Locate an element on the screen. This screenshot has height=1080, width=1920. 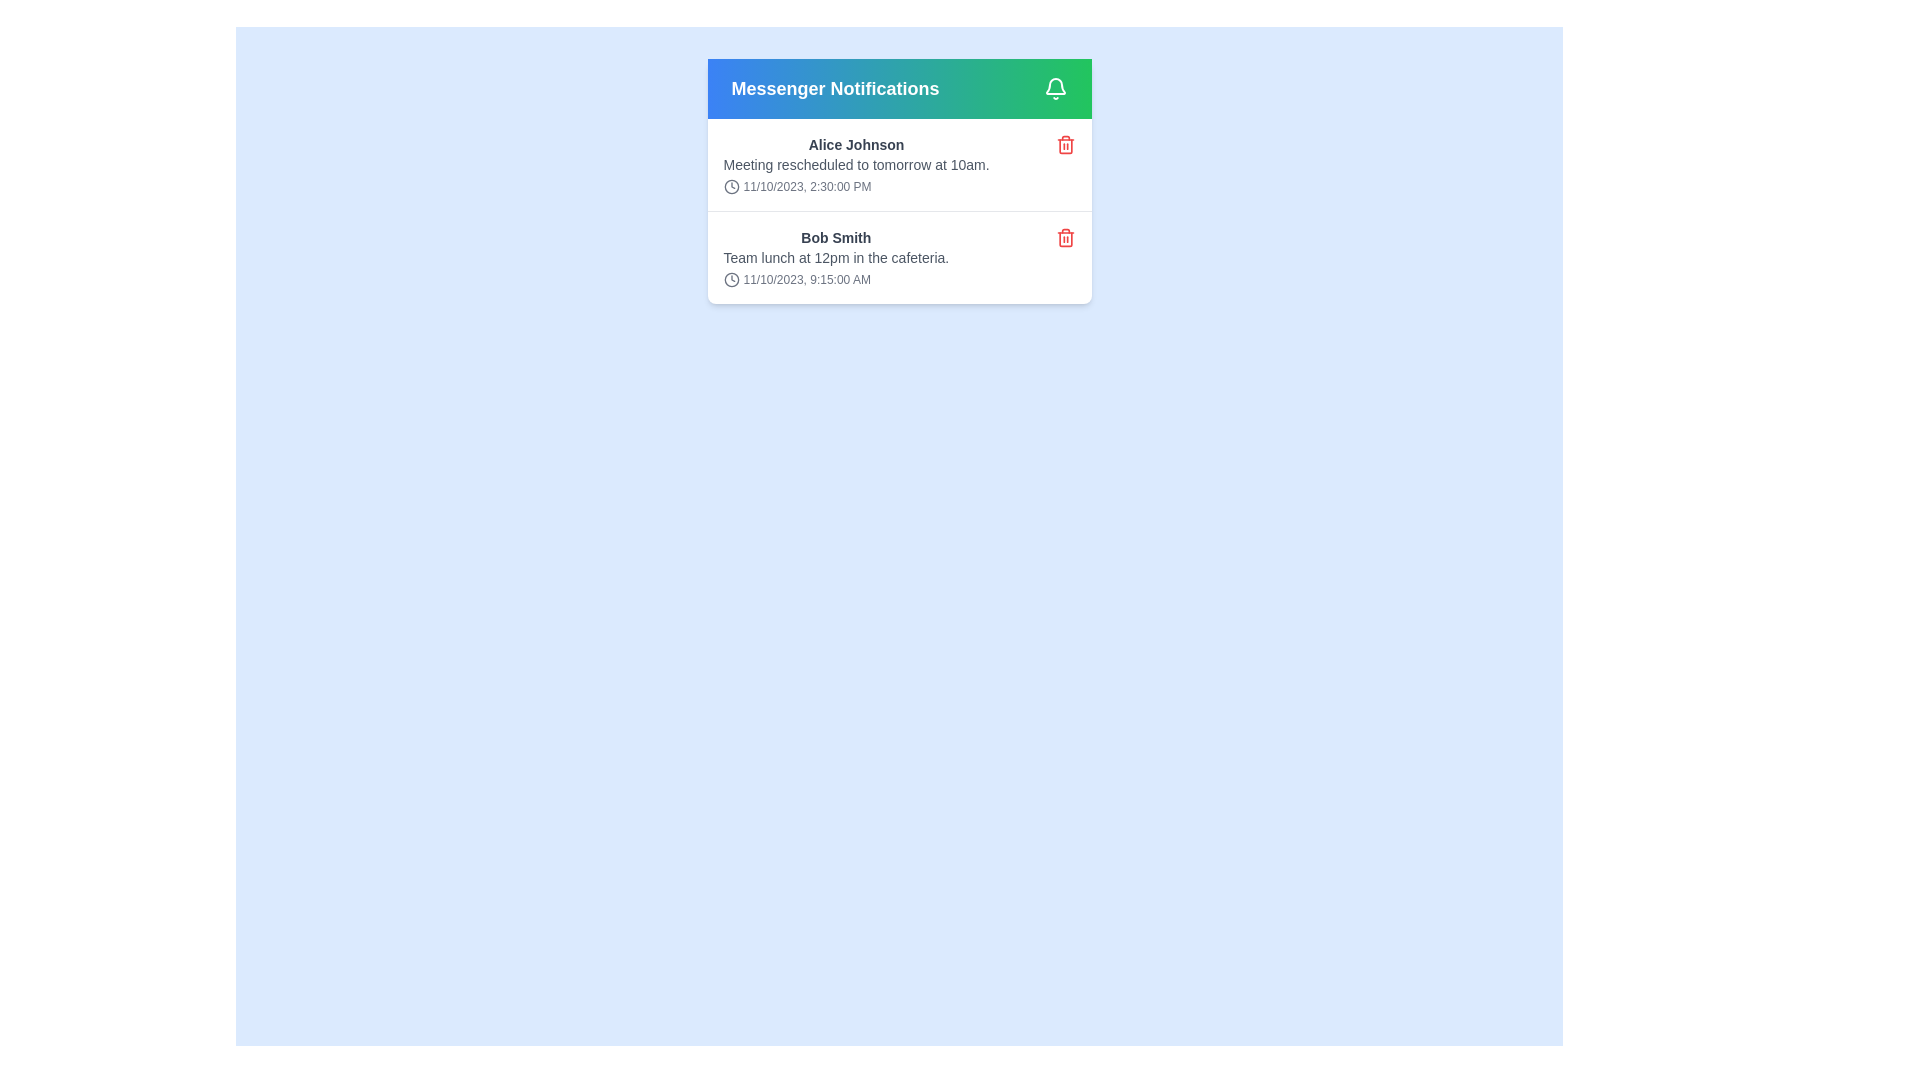
the notification icon located at the far right of the top header bar, aligned with the 'Messenger Notifications' text is located at coordinates (1054, 87).